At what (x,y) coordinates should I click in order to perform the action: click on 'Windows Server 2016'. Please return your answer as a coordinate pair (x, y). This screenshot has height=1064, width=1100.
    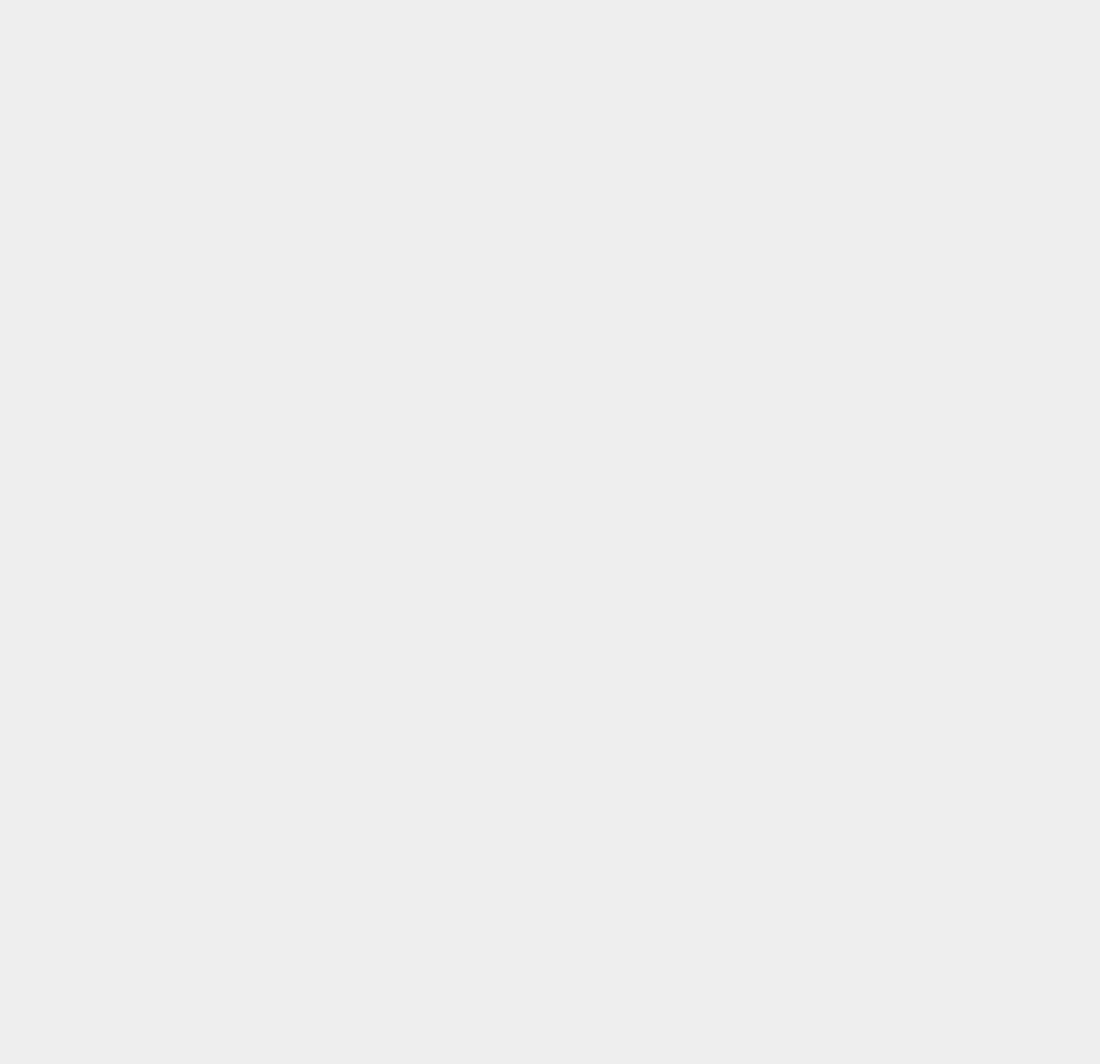
    Looking at the image, I should click on (778, 355).